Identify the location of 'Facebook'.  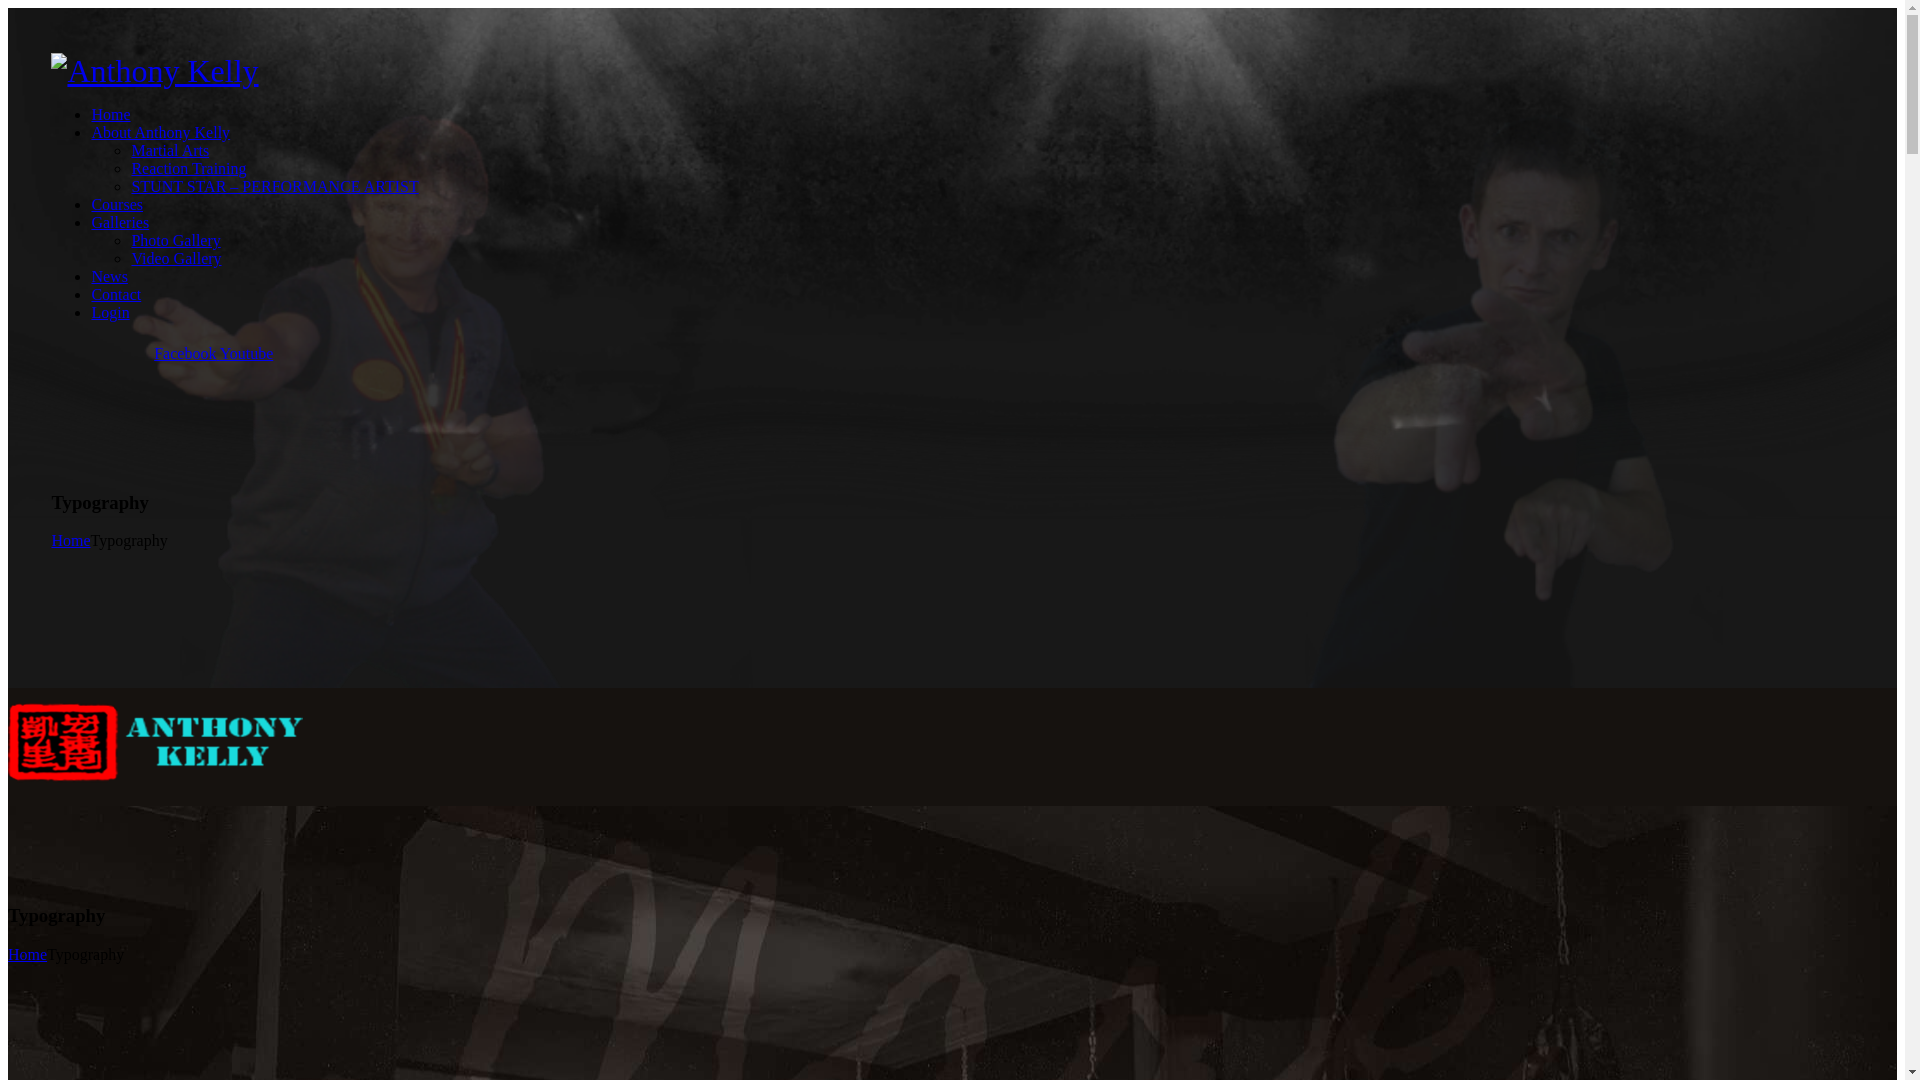
(187, 352).